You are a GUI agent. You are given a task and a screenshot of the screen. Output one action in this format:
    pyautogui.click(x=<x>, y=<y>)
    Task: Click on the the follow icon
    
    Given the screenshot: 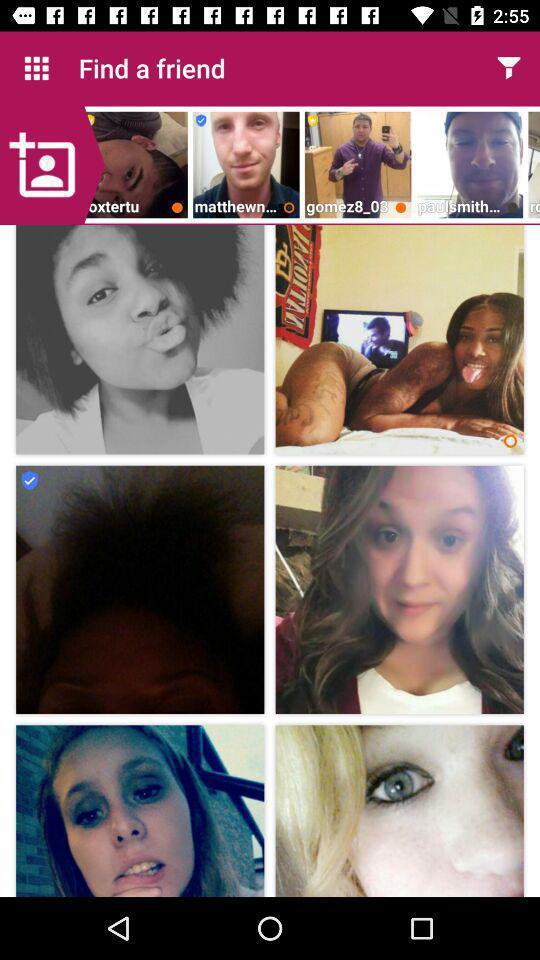 What is the action you would take?
    pyautogui.click(x=52, y=164)
    